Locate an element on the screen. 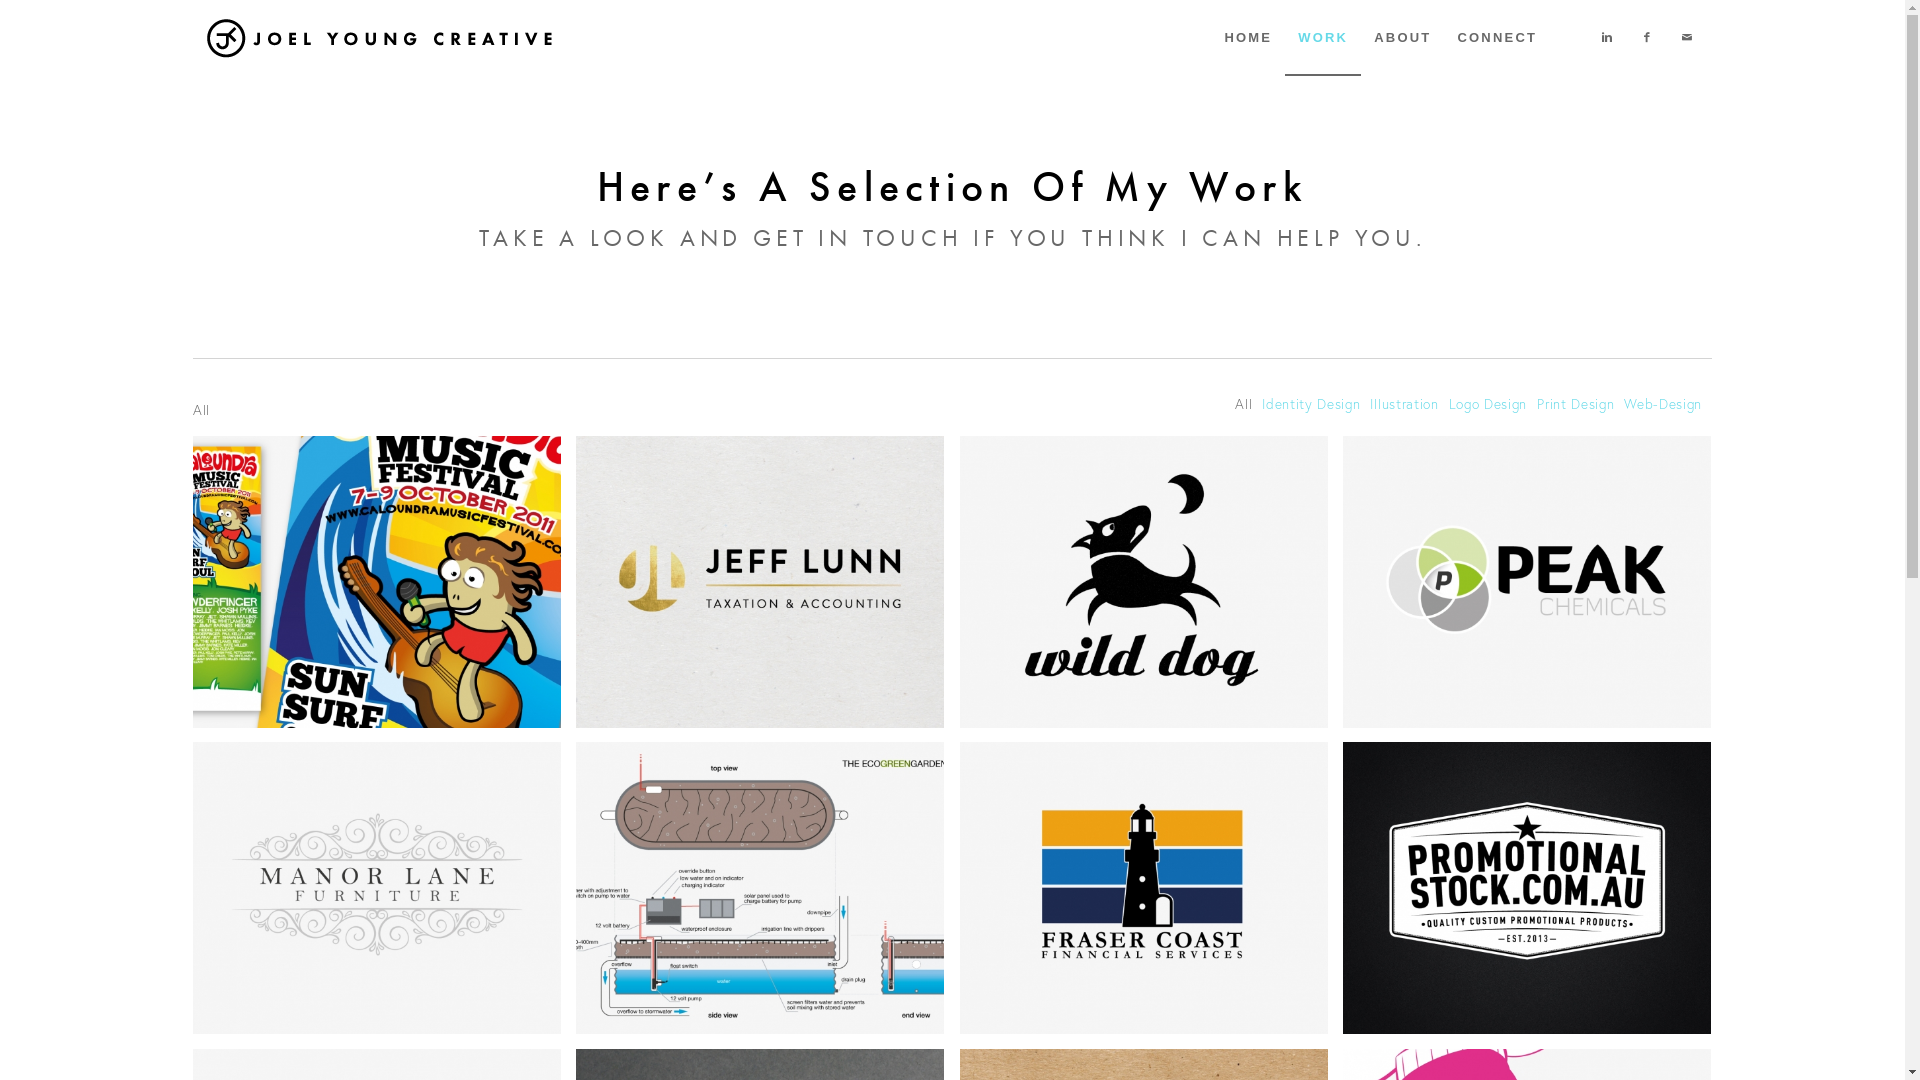 Image resolution: width=1920 pixels, height=1080 pixels. 'CMF Poster Design' is located at coordinates (384, 588).